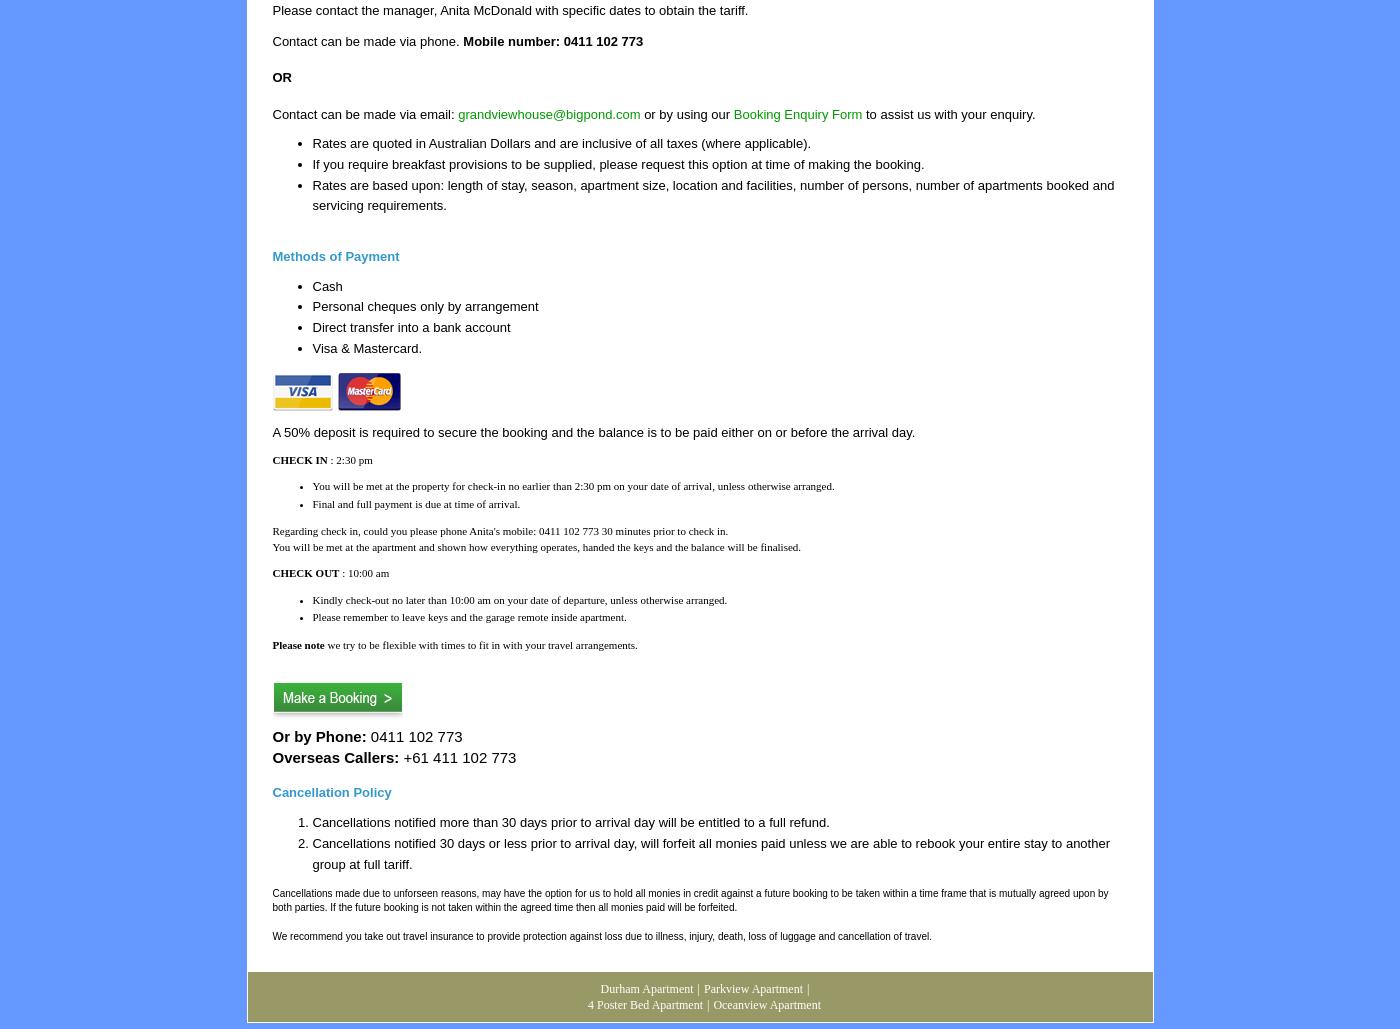 Image resolution: width=1400 pixels, height=1029 pixels. I want to click on 'Overseas Callers:', so click(335, 757).